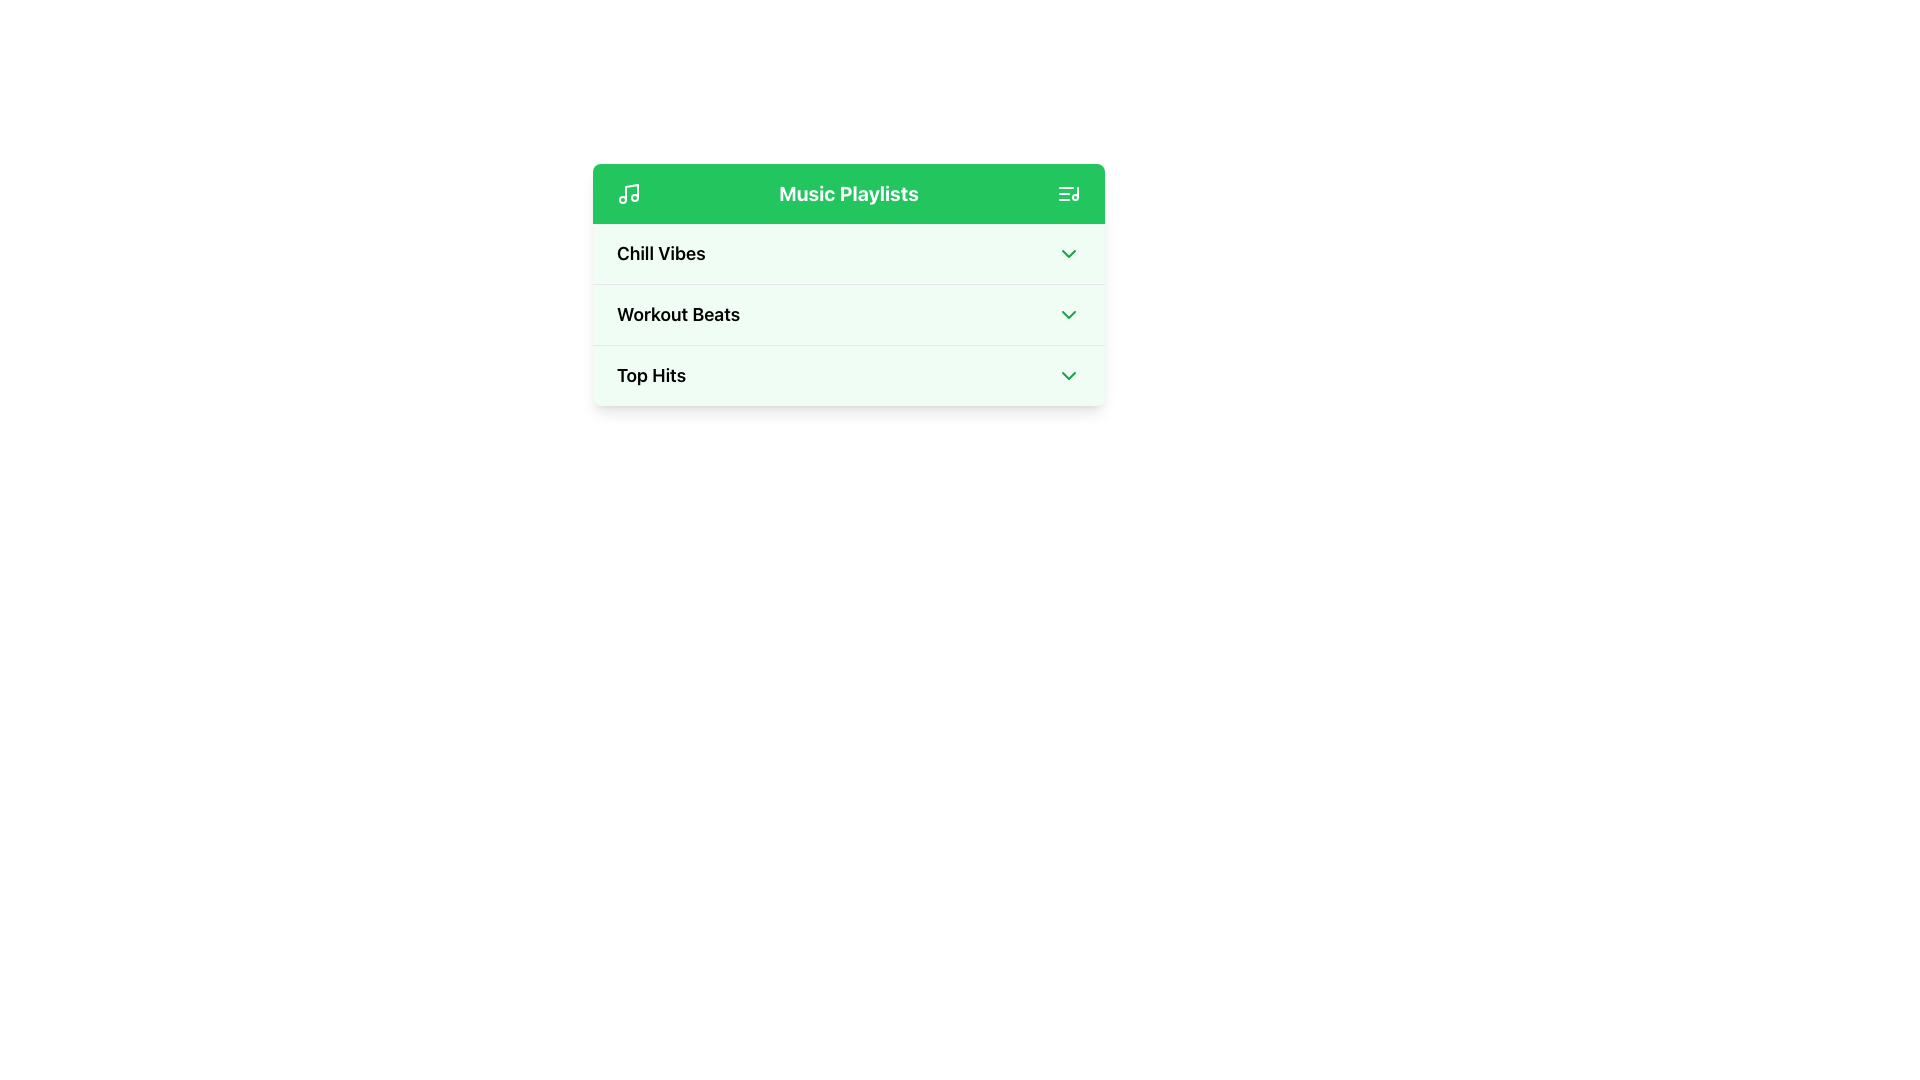 This screenshot has width=1920, height=1080. Describe the element at coordinates (1068, 253) in the screenshot. I see `the downward-pointing chevron icon button with a green outline next to 'Chill Vibes' in the playlist interface` at that location.